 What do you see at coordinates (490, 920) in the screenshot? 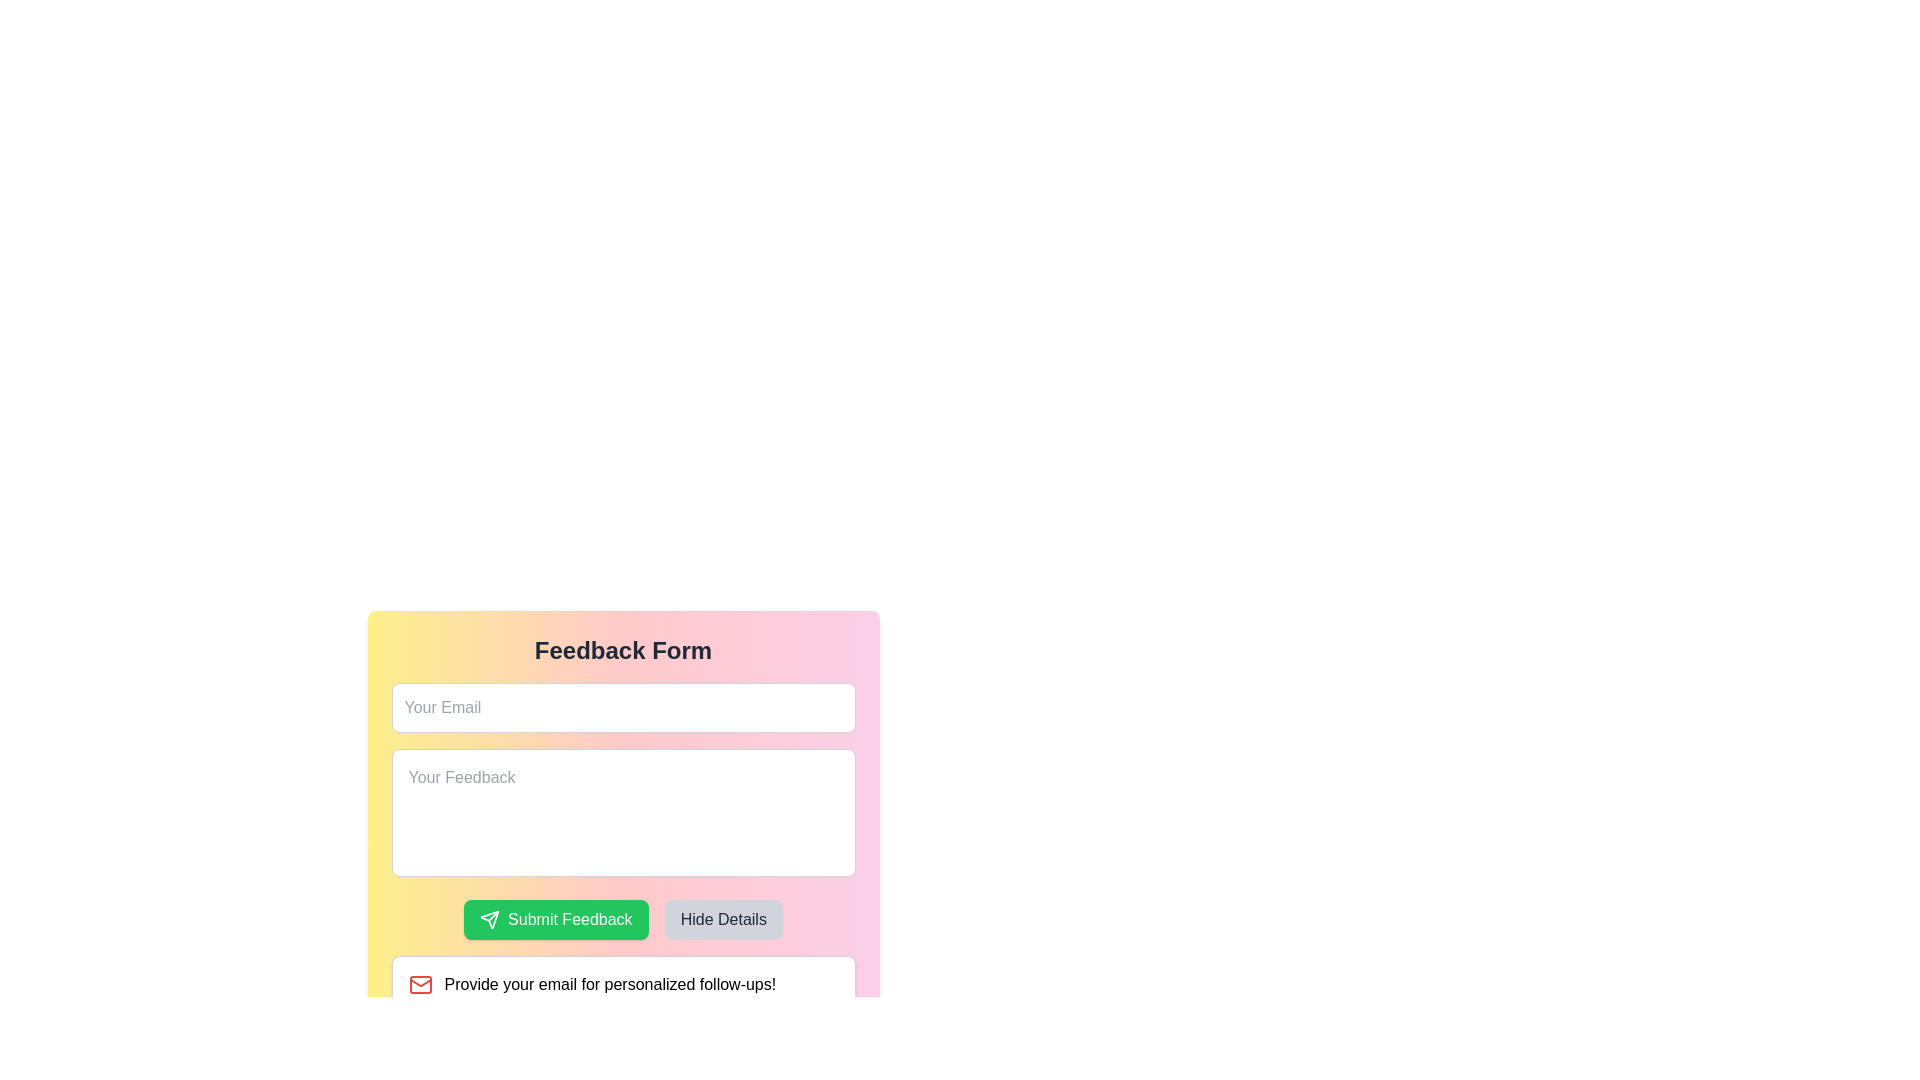
I see `the small green triangular icon resembling a paper plane, which indicates a 'Send' or 'Submit' action, located on the left side of the 'Submit Feedback' button beneath the feedback input fields` at bounding box center [490, 920].